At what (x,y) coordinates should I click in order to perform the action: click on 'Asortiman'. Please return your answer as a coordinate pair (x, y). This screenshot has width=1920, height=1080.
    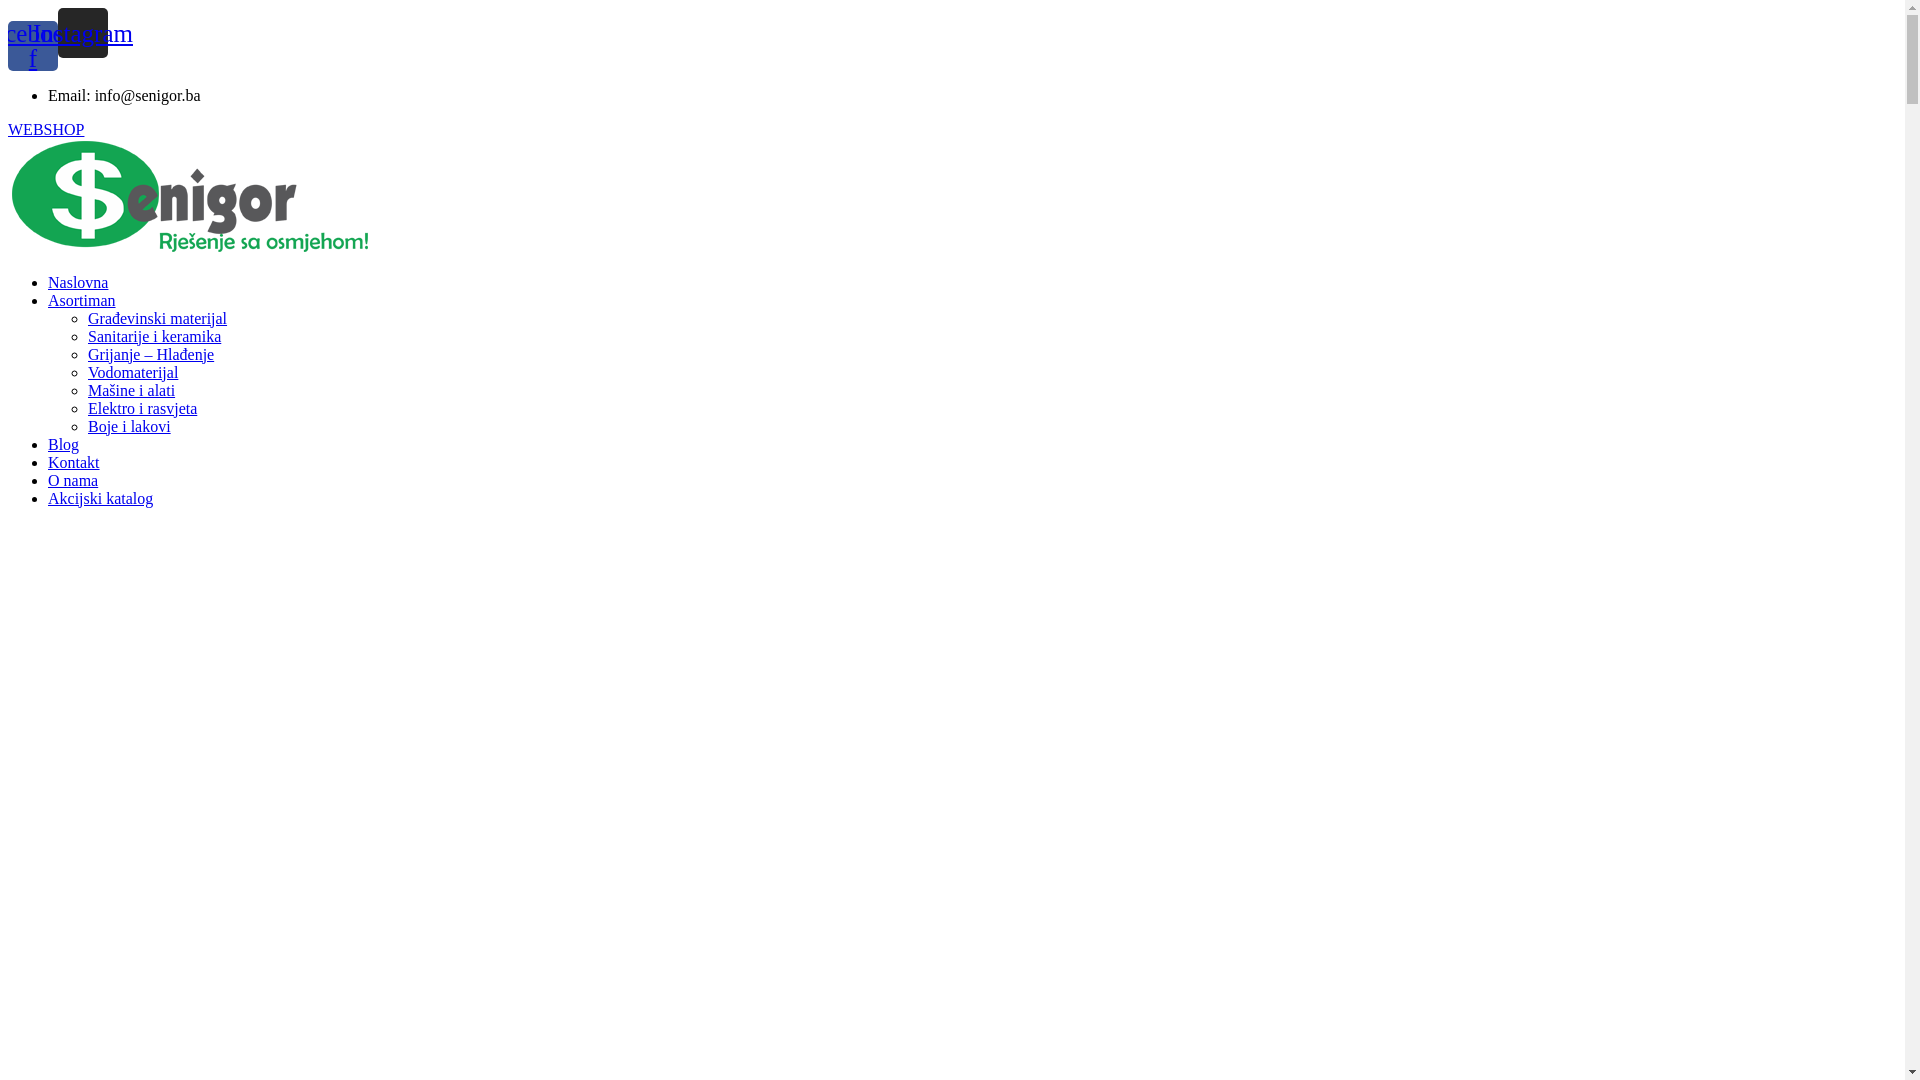
    Looking at the image, I should click on (80, 300).